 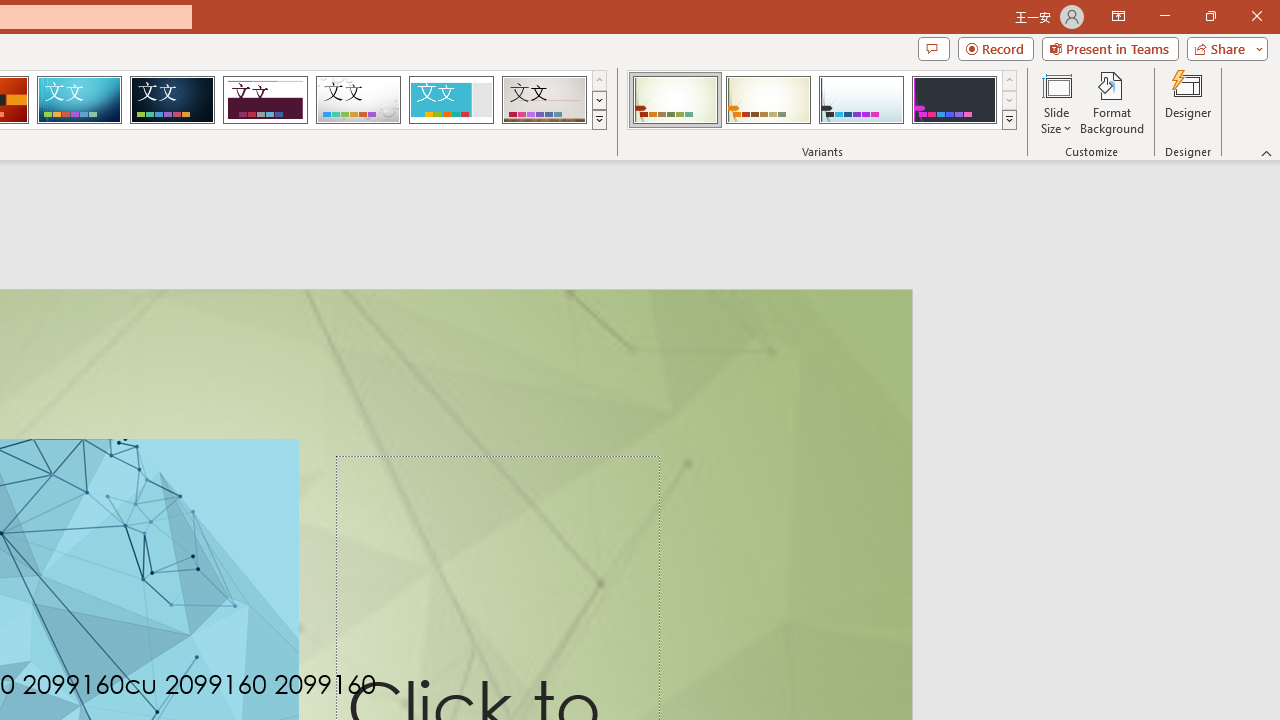 What do you see at coordinates (172, 100) in the screenshot?
I see `'Damask'` at bounding box center [172, 100].